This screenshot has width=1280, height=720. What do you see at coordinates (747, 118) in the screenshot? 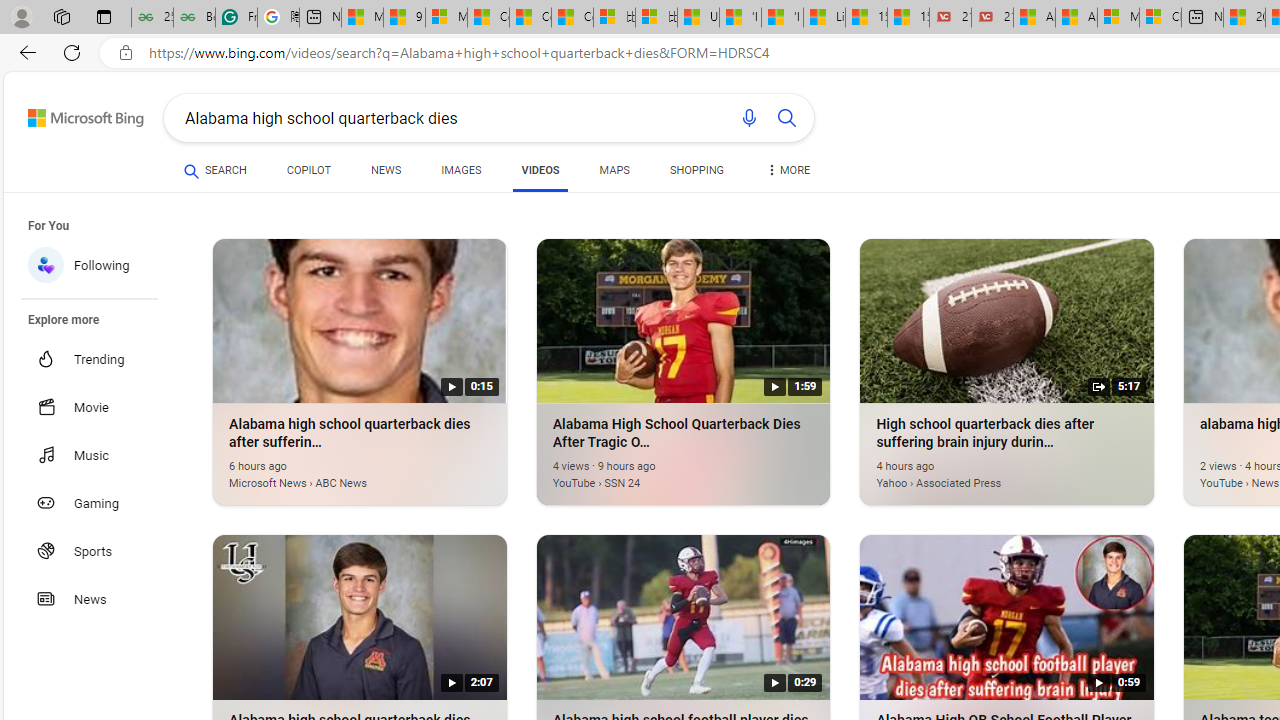
I see `'Search using voice'` at bounding box center [747, 118].